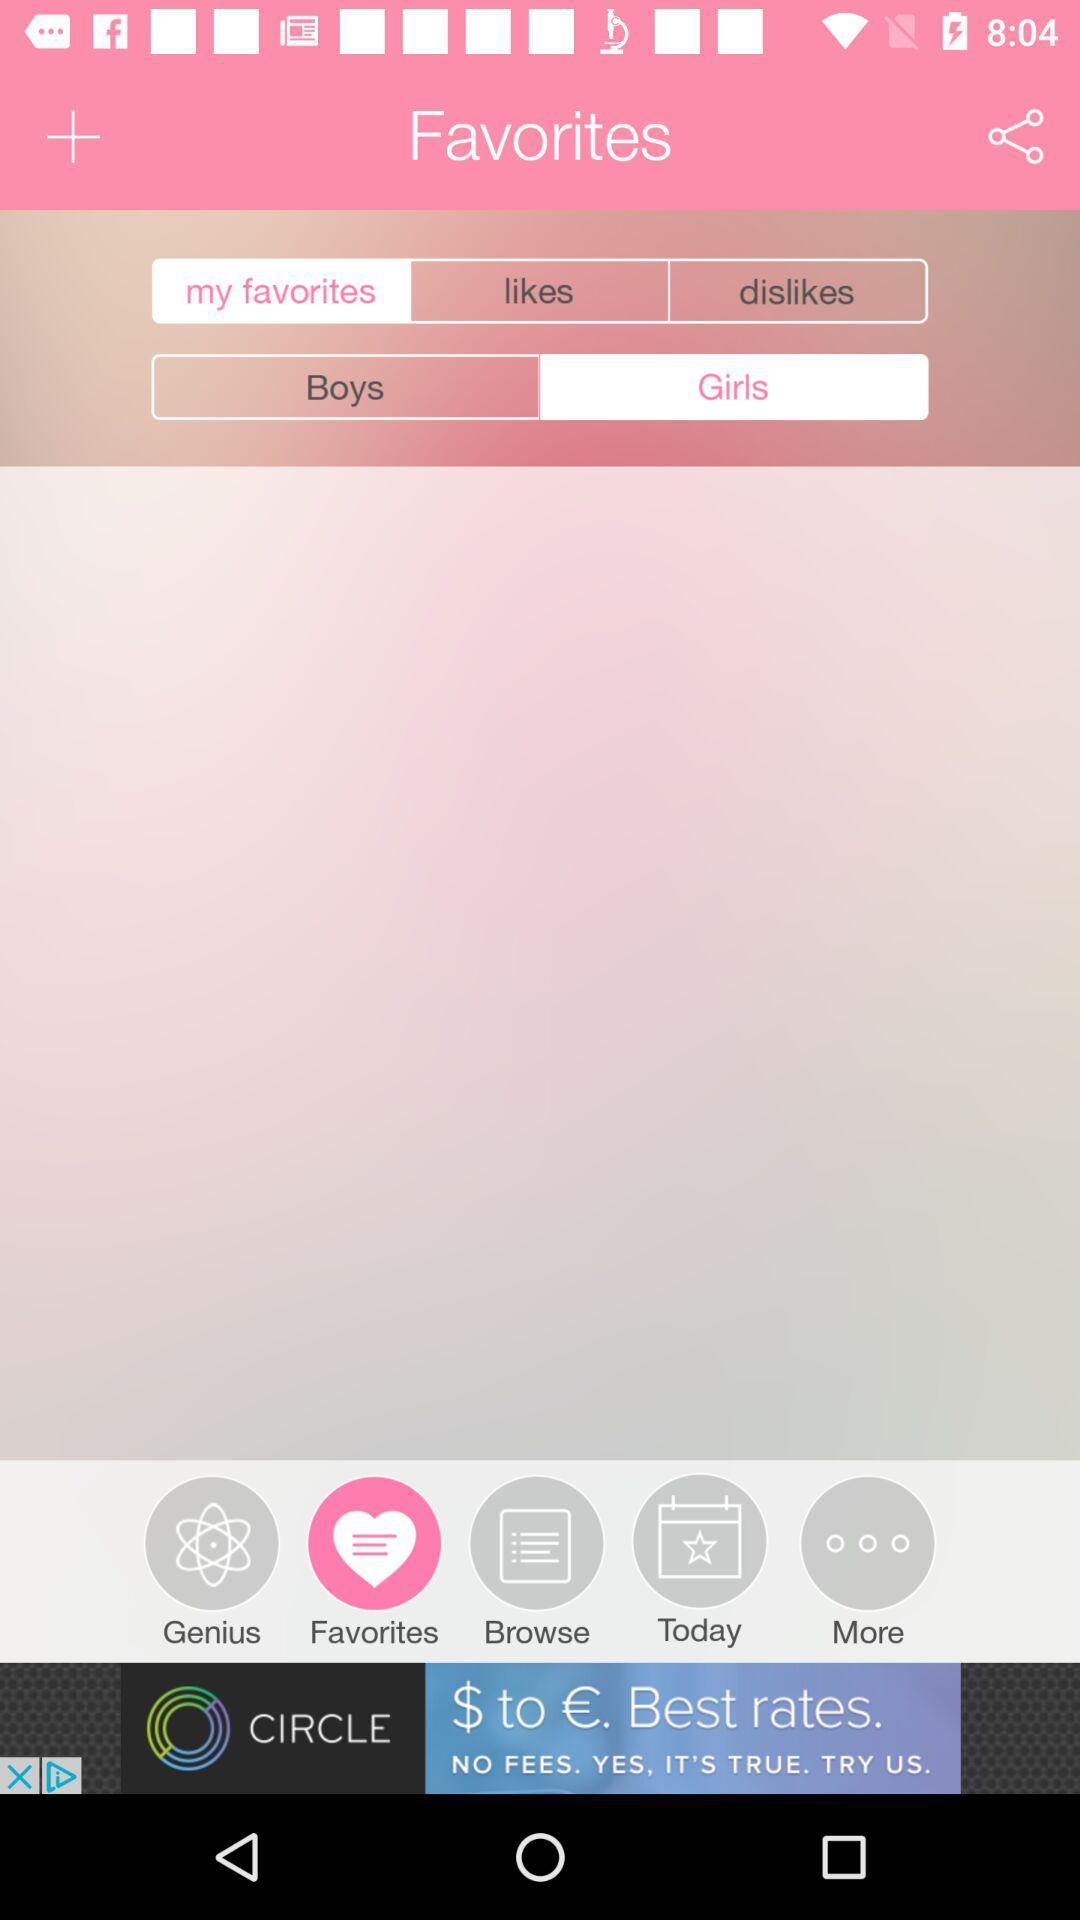 Image resolution: width=1080 pixels, height=1920 pixels. What do you see at coordinates (799, 290) in the screenshot?
I see `dislikes` at bounding box center [799, 290].